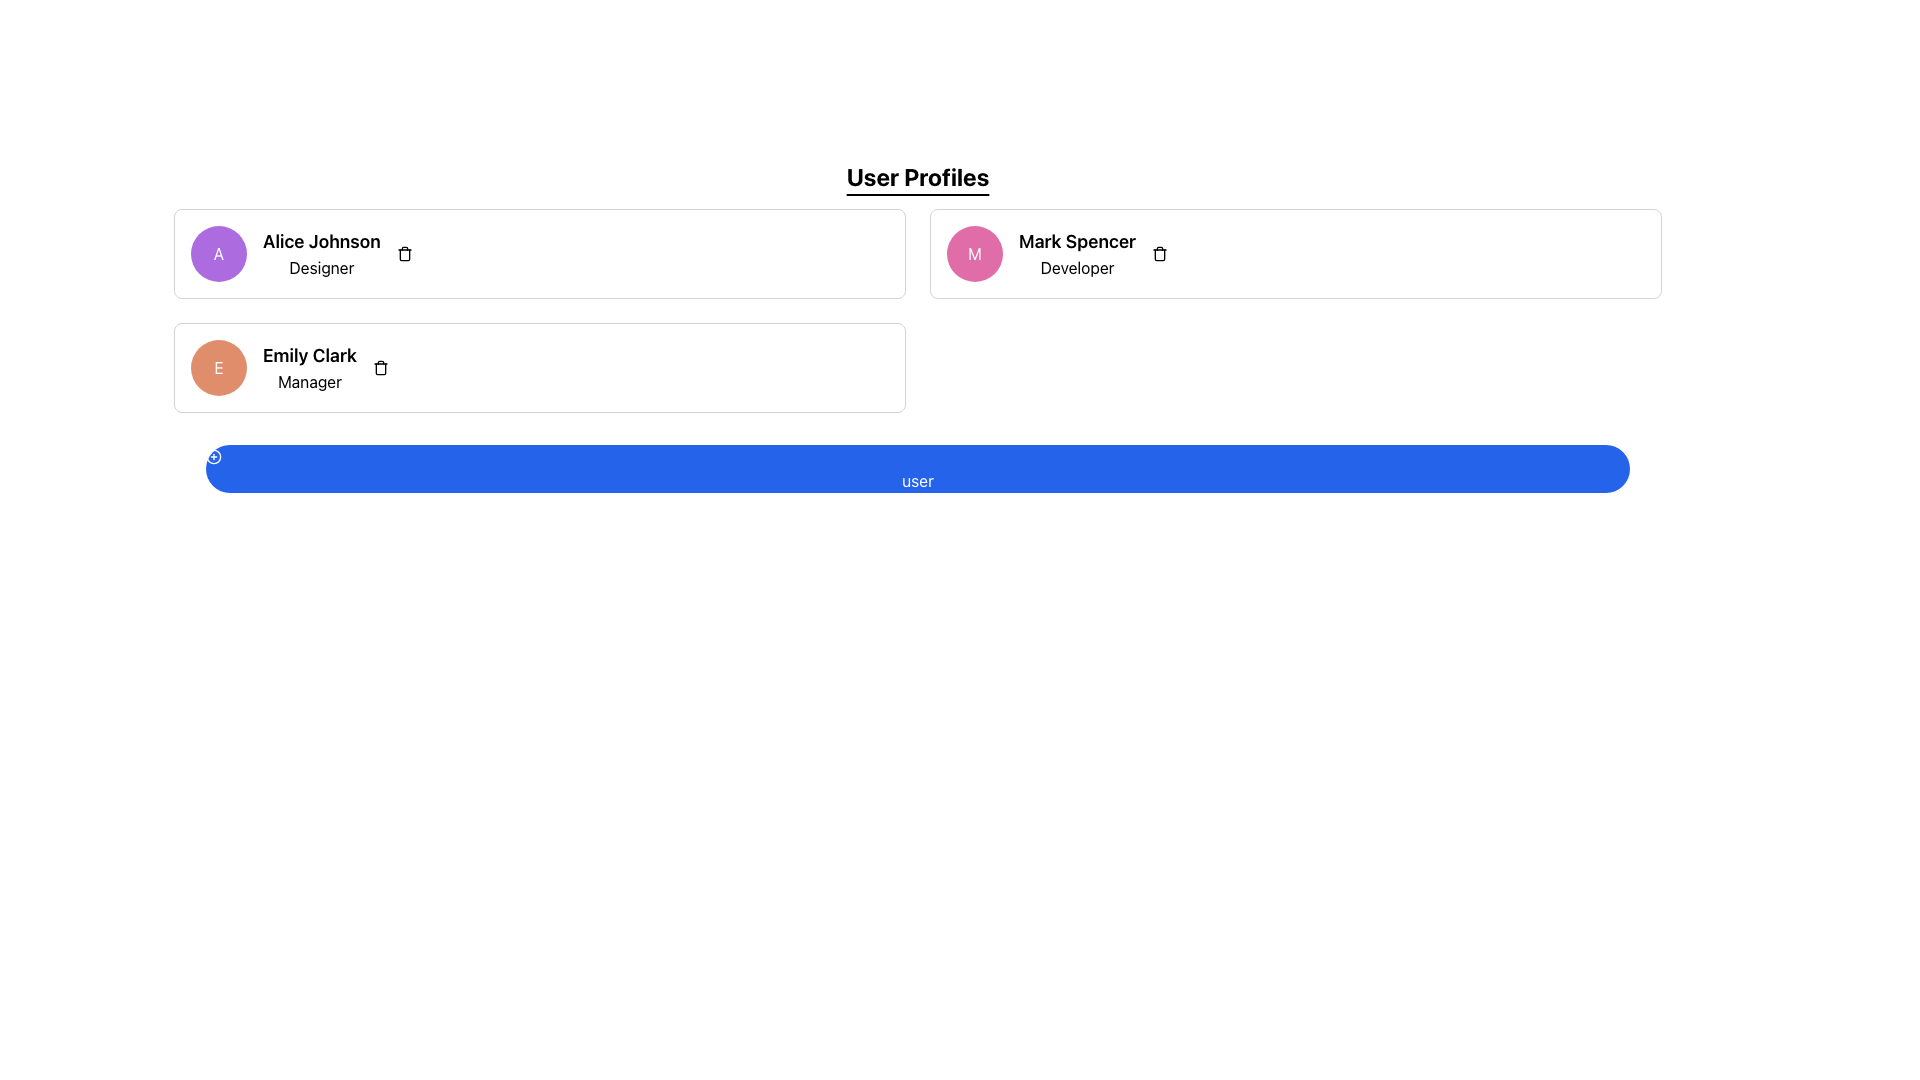  Describe the element at coordinates (916, 176) in the screenshot. I see `the 'User Profiles' header text, which is styled in bold and underlined with a large font size, located at the top center of the layout` at that location.